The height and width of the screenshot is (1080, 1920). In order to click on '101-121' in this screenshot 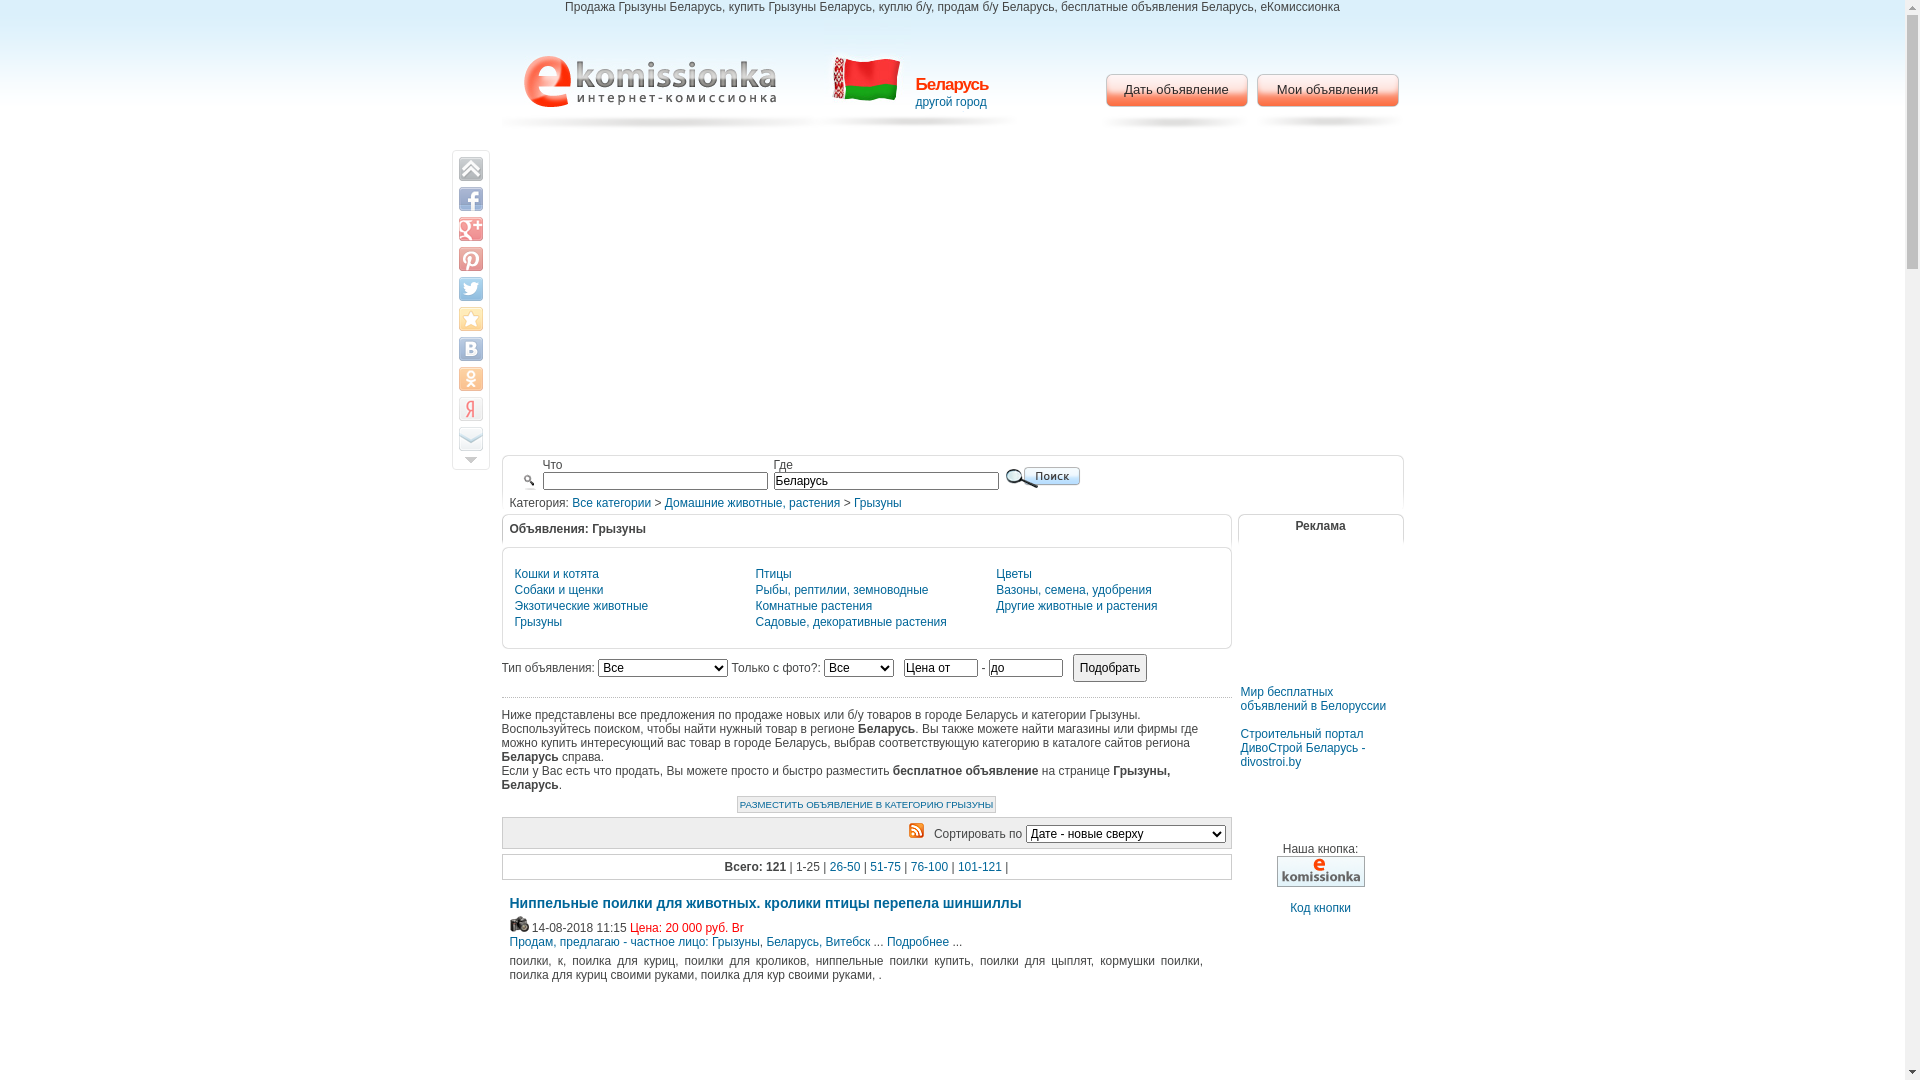, I will do `click(979, 866)`.